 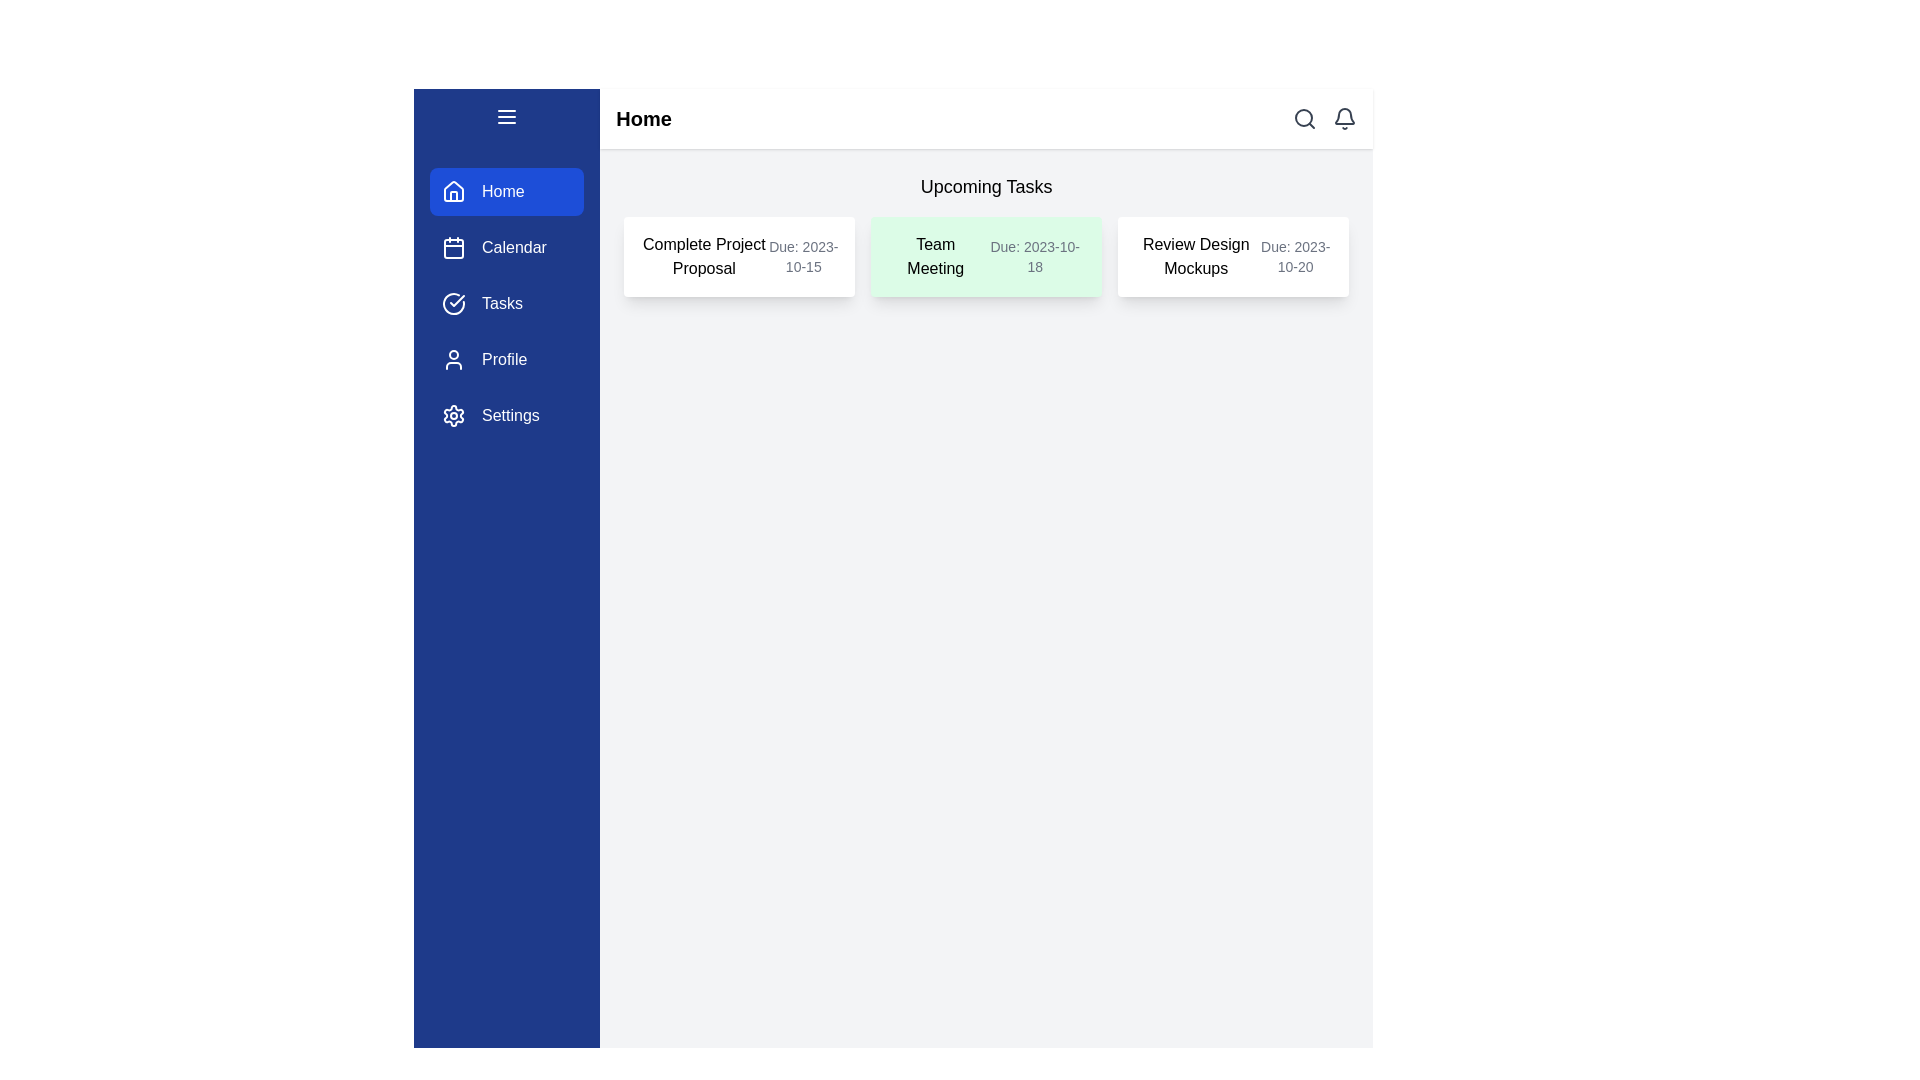 I want to click on the 'Profile' button, so click(x=507, y=358).